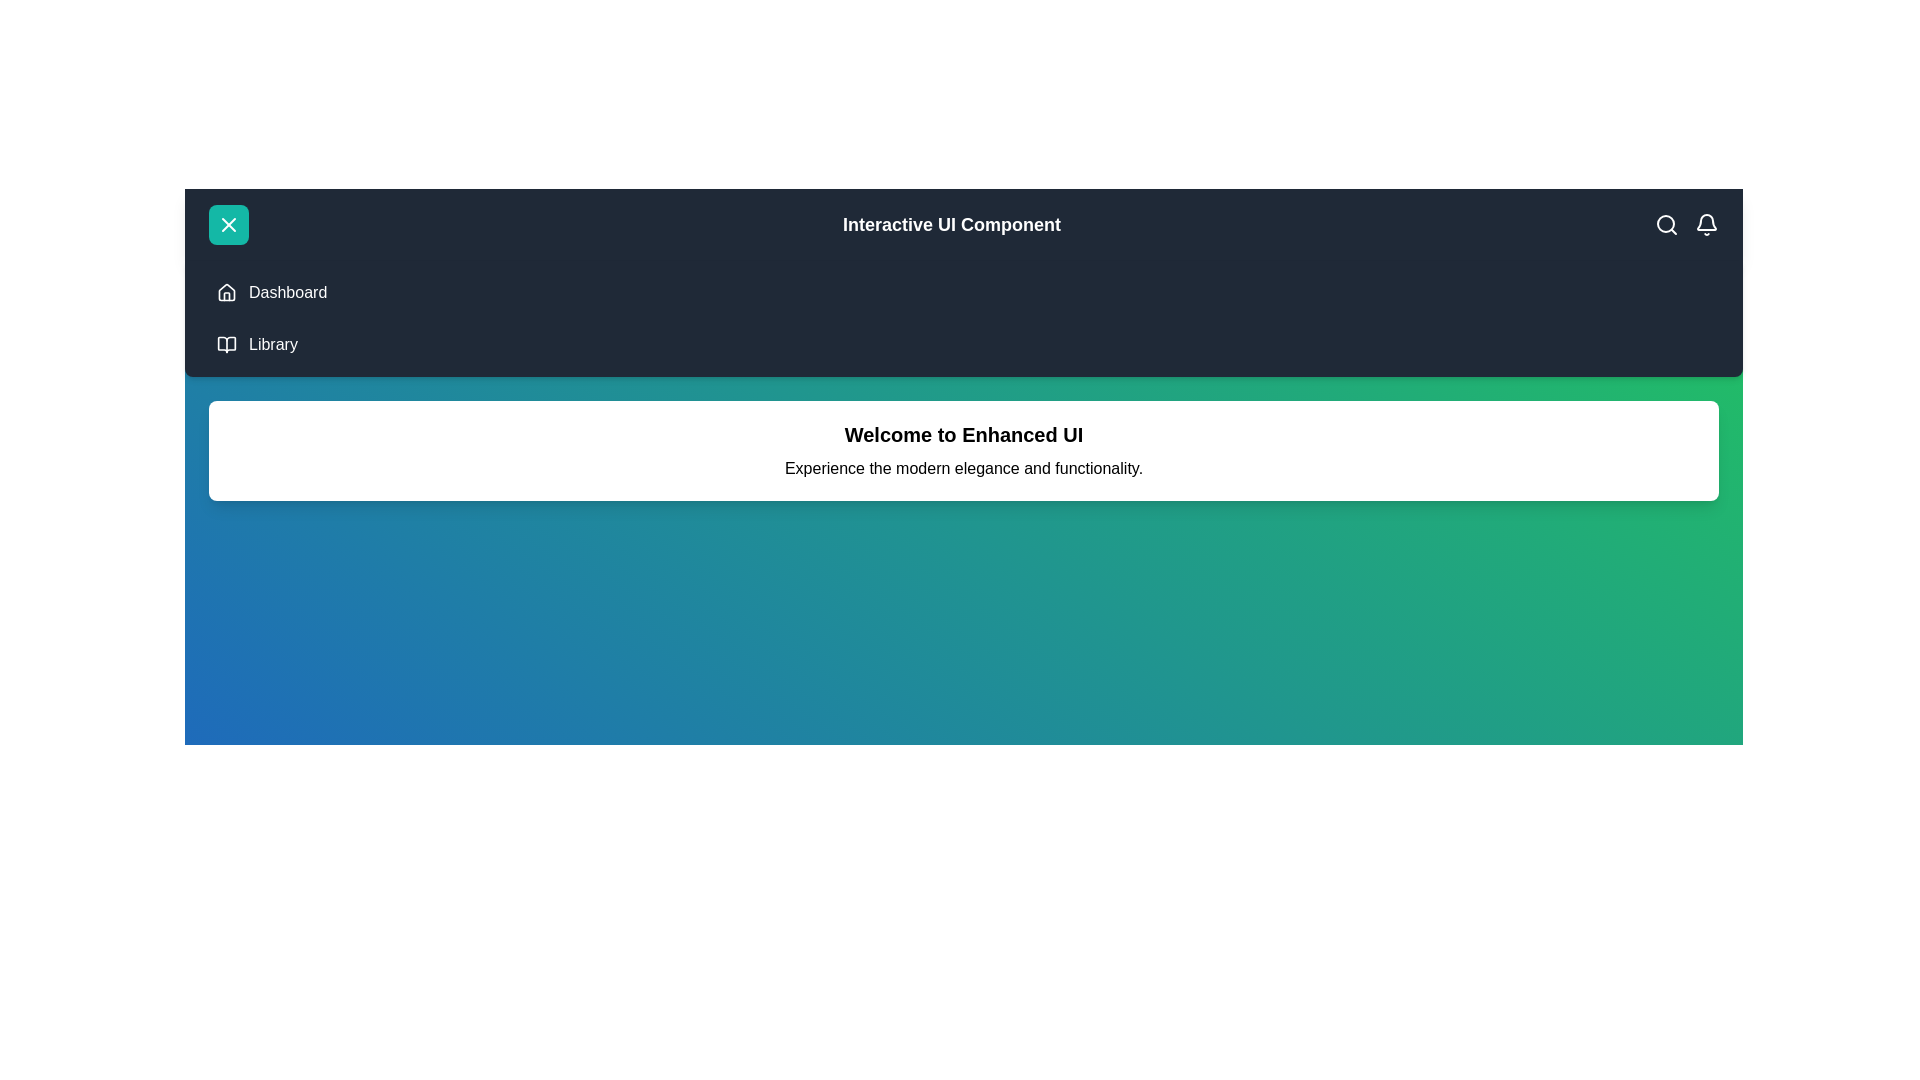  I want to click on the search icon to trigger the search action, so click(1666, 224).